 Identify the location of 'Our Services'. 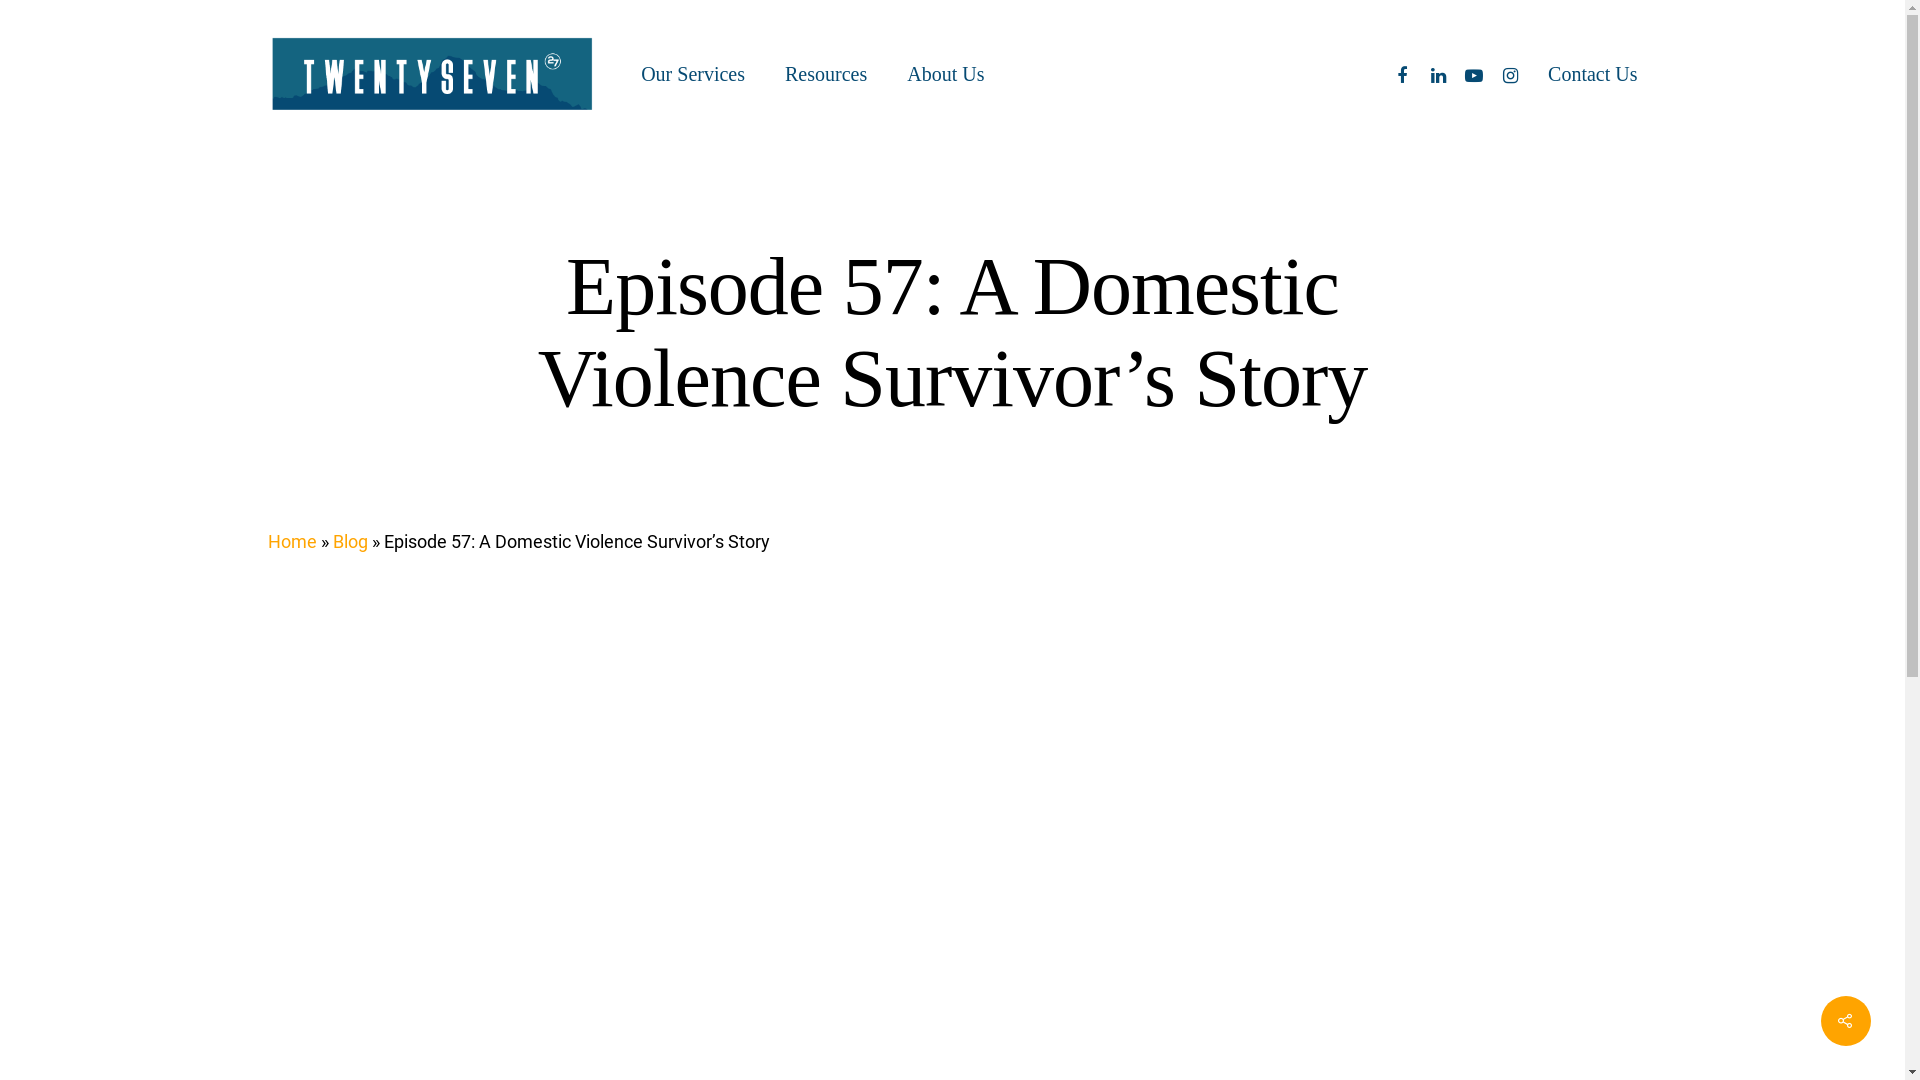
(692, 72).